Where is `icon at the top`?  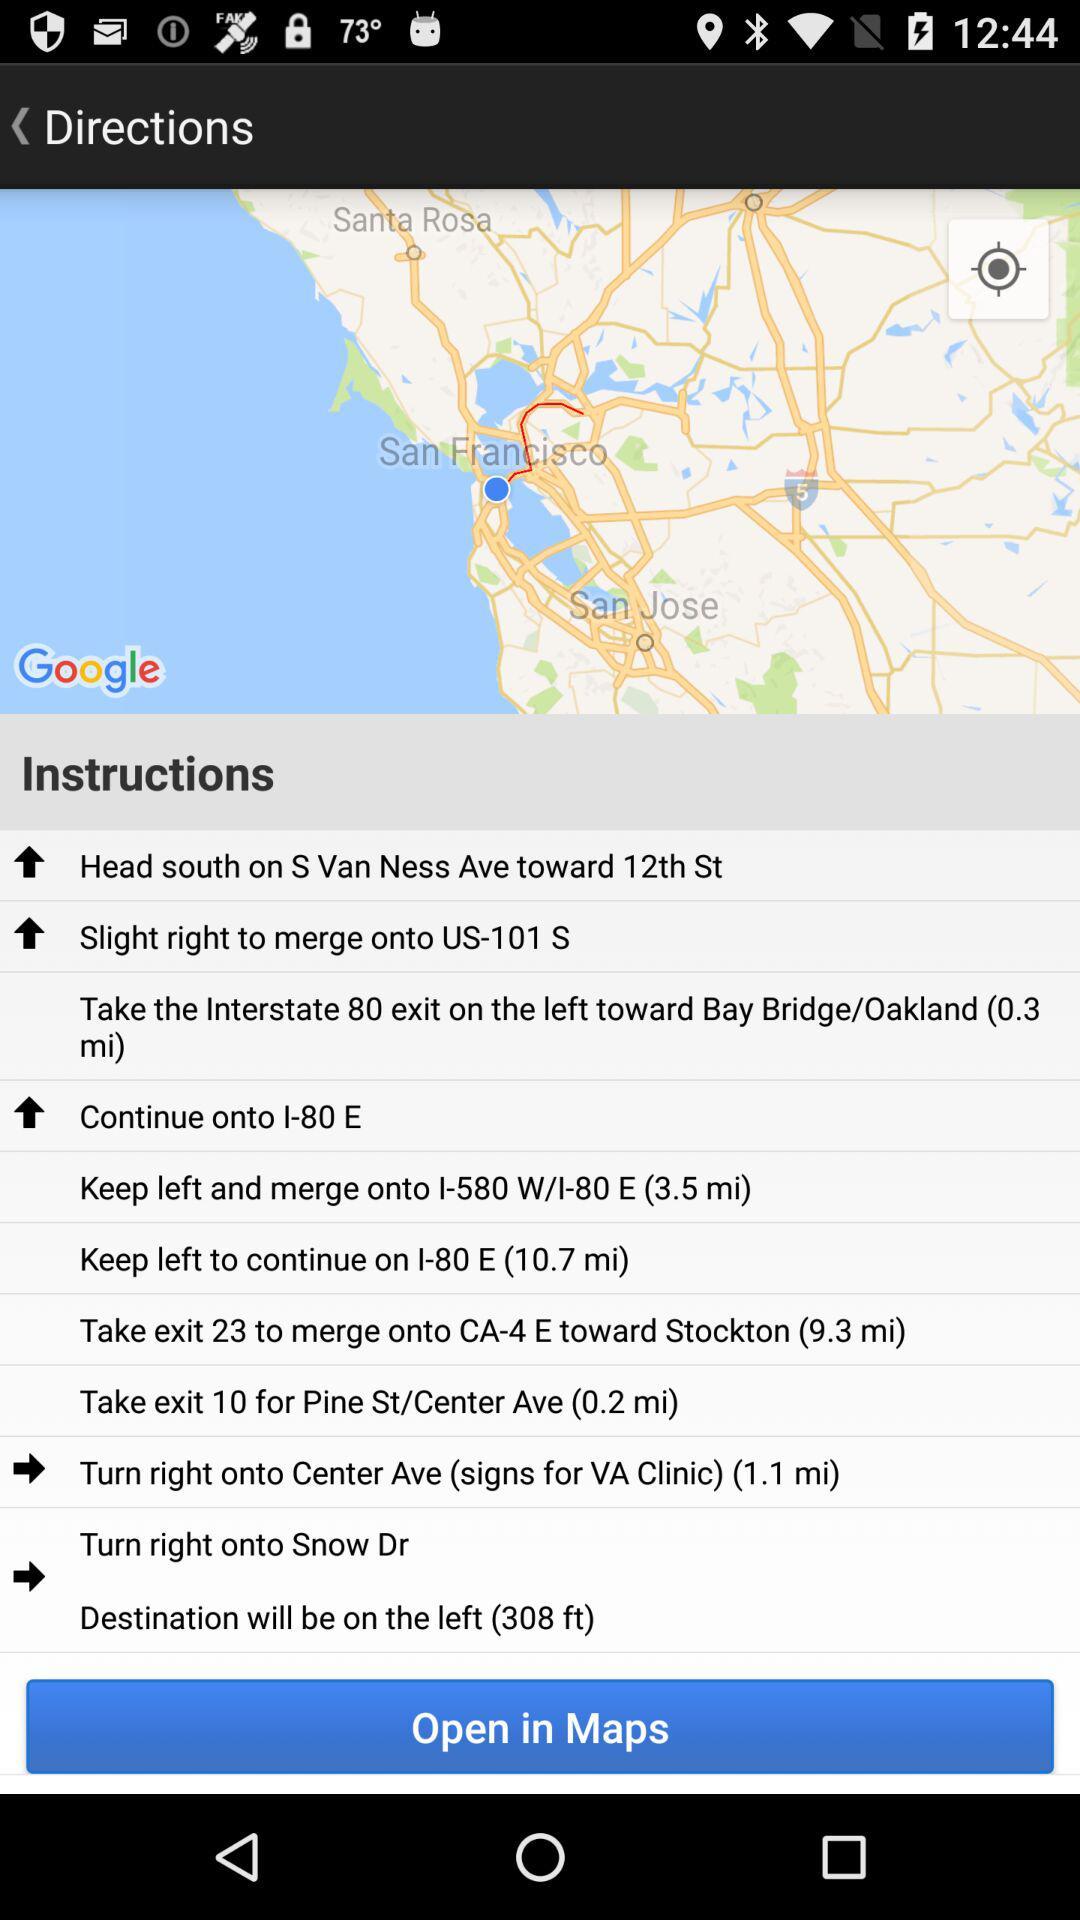 icon at the top is located at coordinates (540, 450).